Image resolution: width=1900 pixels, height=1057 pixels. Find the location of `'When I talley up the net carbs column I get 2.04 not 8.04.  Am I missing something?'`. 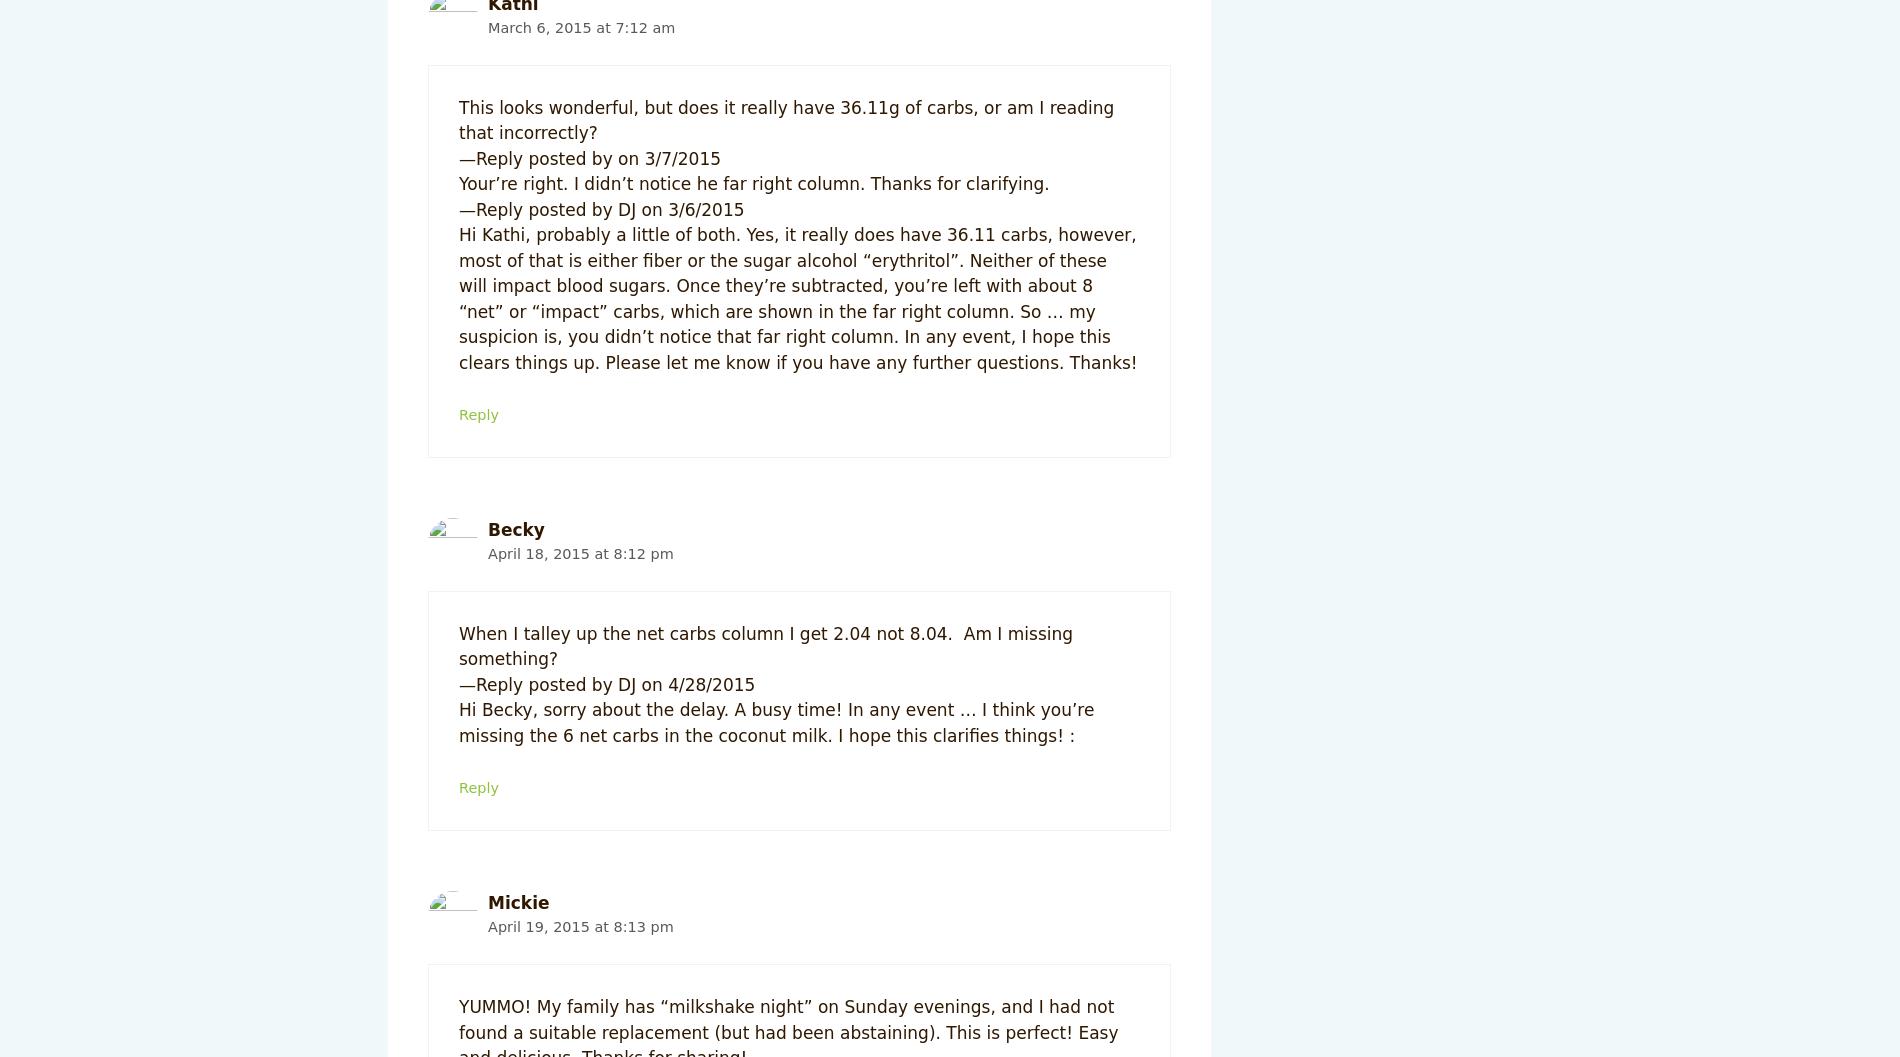

'When I talley up the net carbs column I get 2.04 not 8.04.  Am I missing something?' is located at coordinates (458, 646).